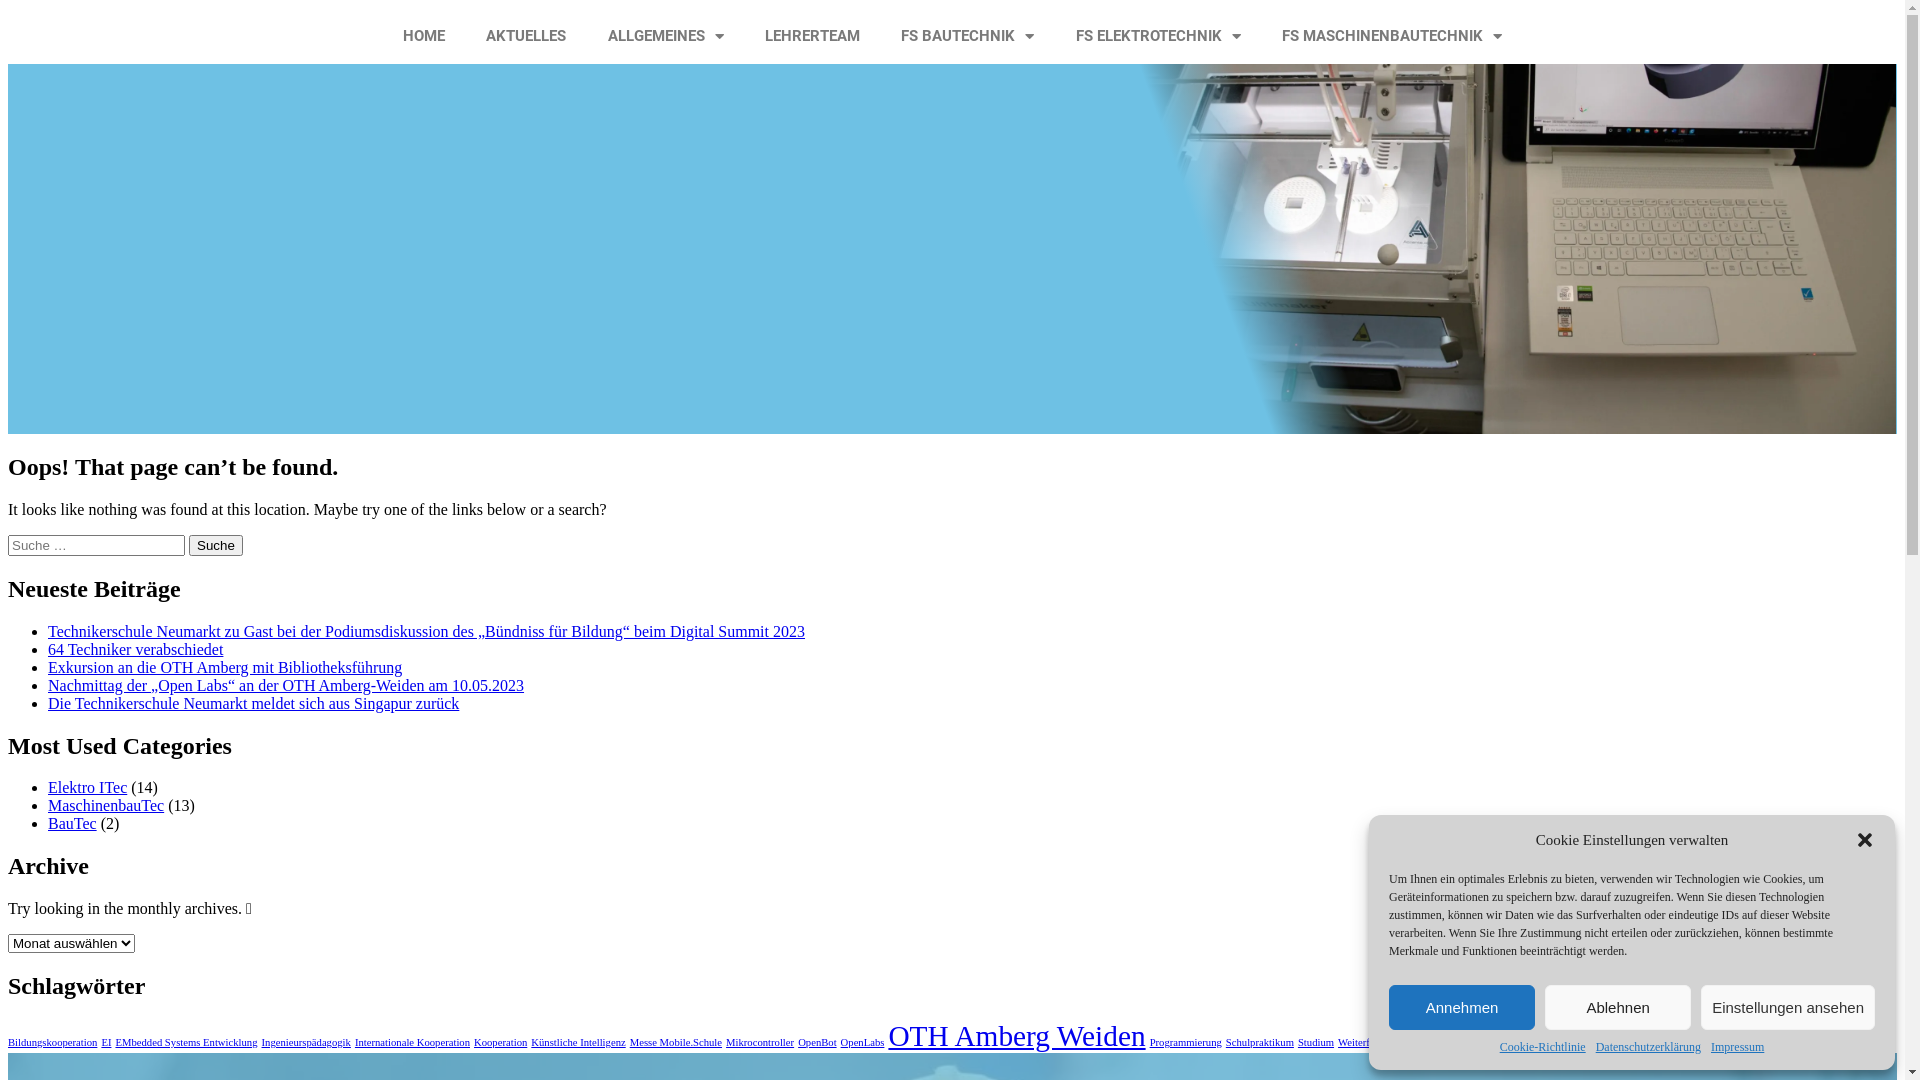  What do you see at coordinates (1157, 35) in the screenshot?
I see `'FS ELEKTROTECHNIK'` at bounding box center [1157, 35].